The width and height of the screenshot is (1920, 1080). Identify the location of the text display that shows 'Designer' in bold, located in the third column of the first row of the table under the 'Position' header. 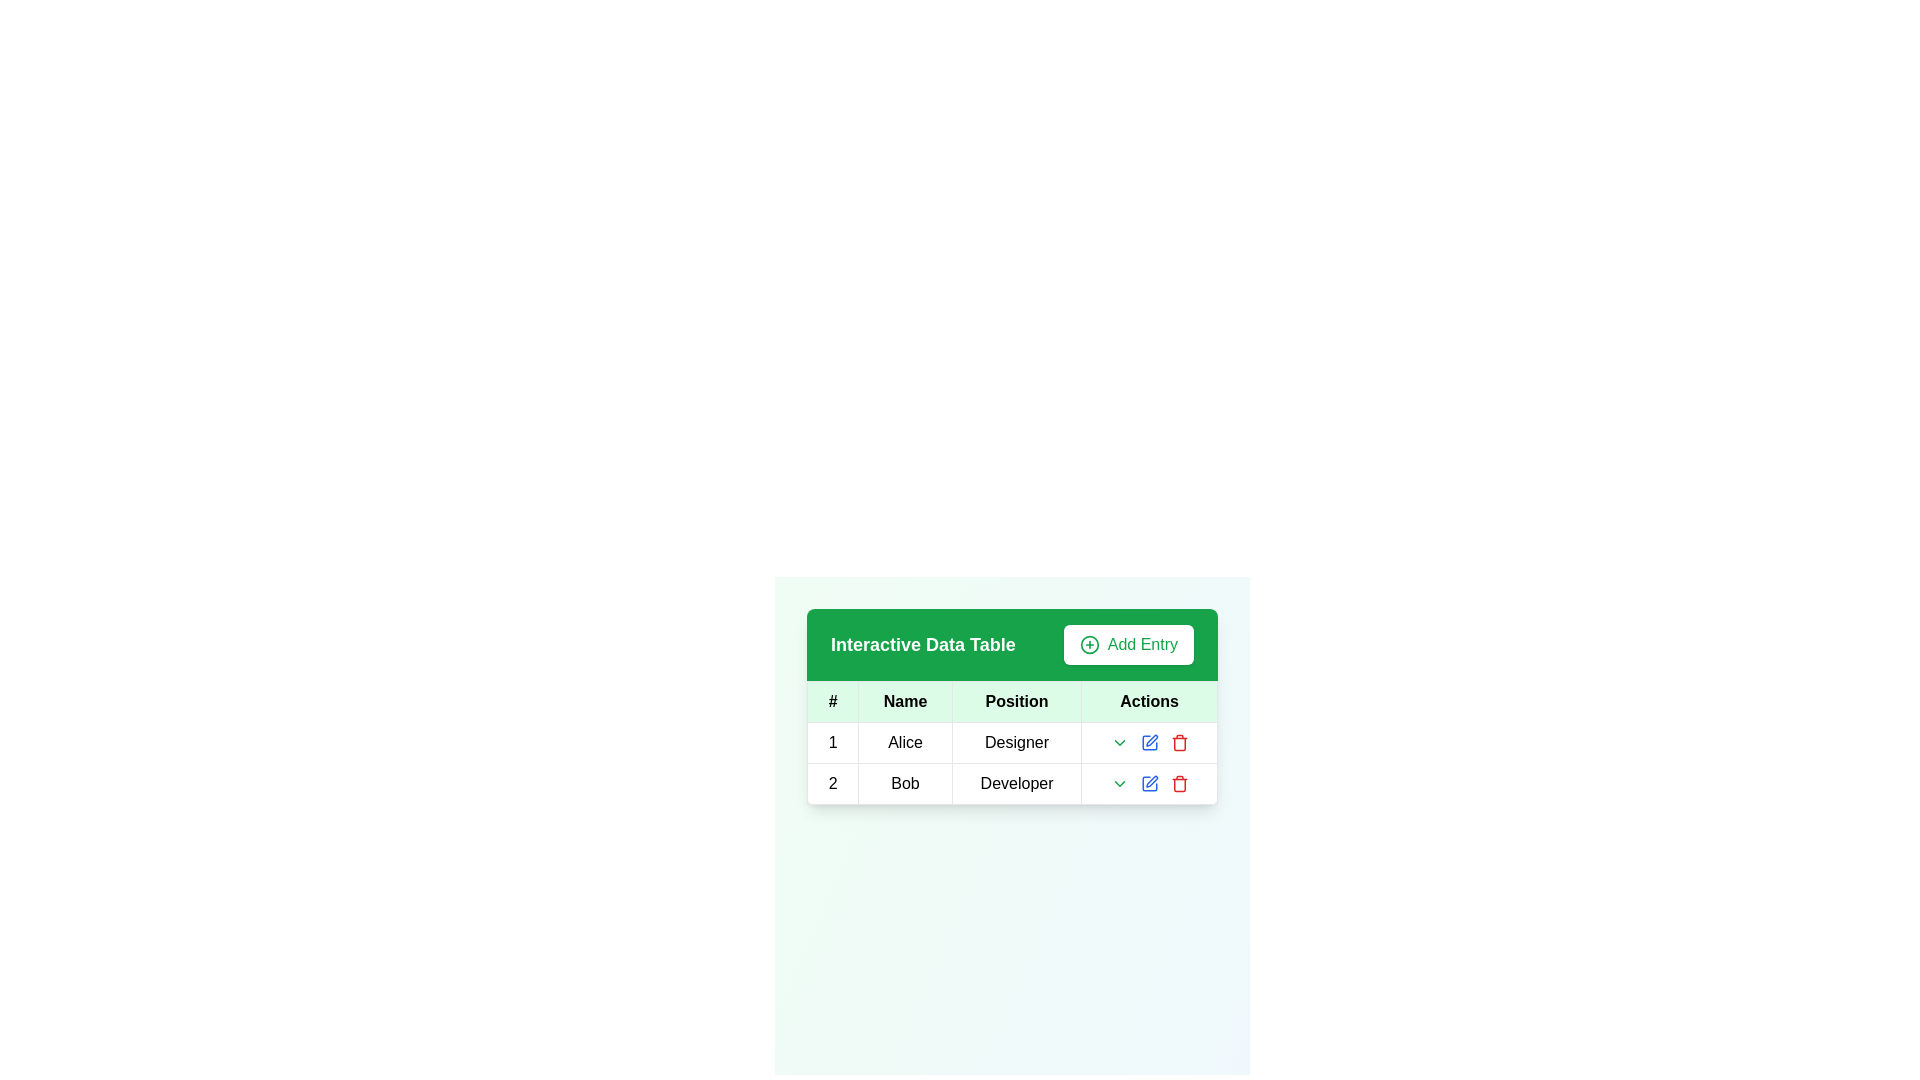
(1017, 743).